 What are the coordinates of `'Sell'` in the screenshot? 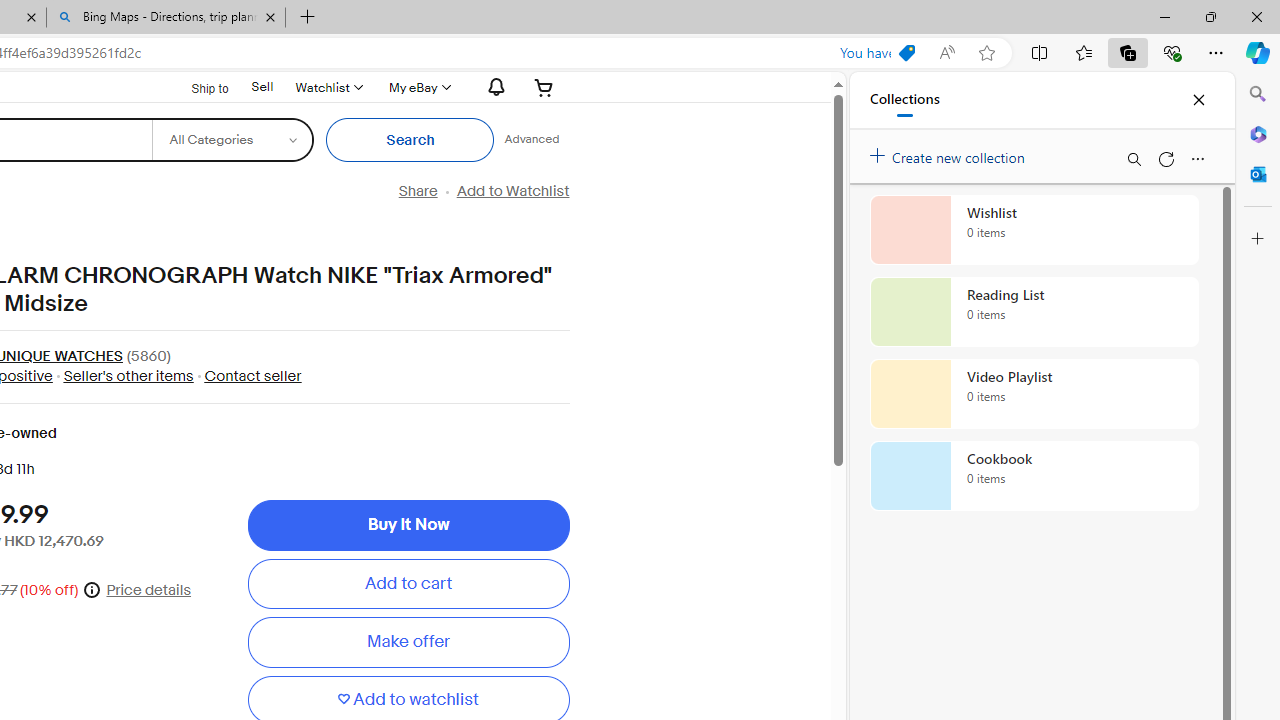 It's located at (261, 85).